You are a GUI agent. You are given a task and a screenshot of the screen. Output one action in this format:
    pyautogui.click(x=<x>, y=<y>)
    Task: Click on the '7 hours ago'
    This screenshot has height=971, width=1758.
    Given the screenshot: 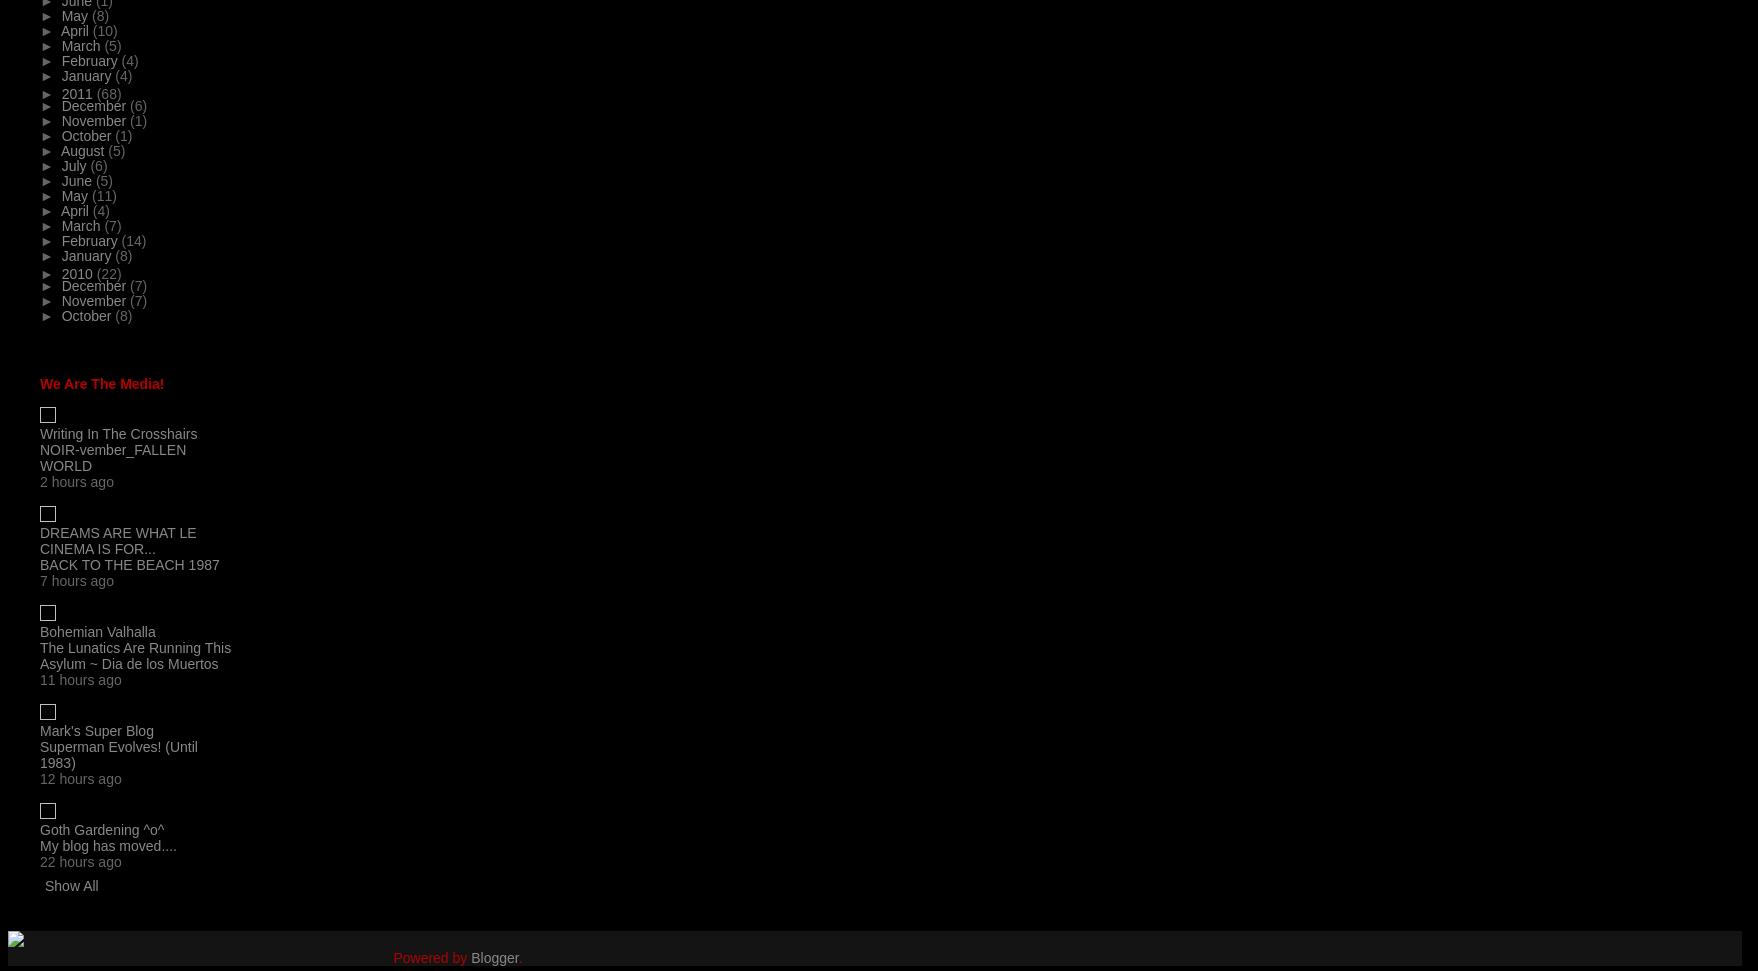 What is the action you would take?
    pyautogui.click(x=76, y=581)
    